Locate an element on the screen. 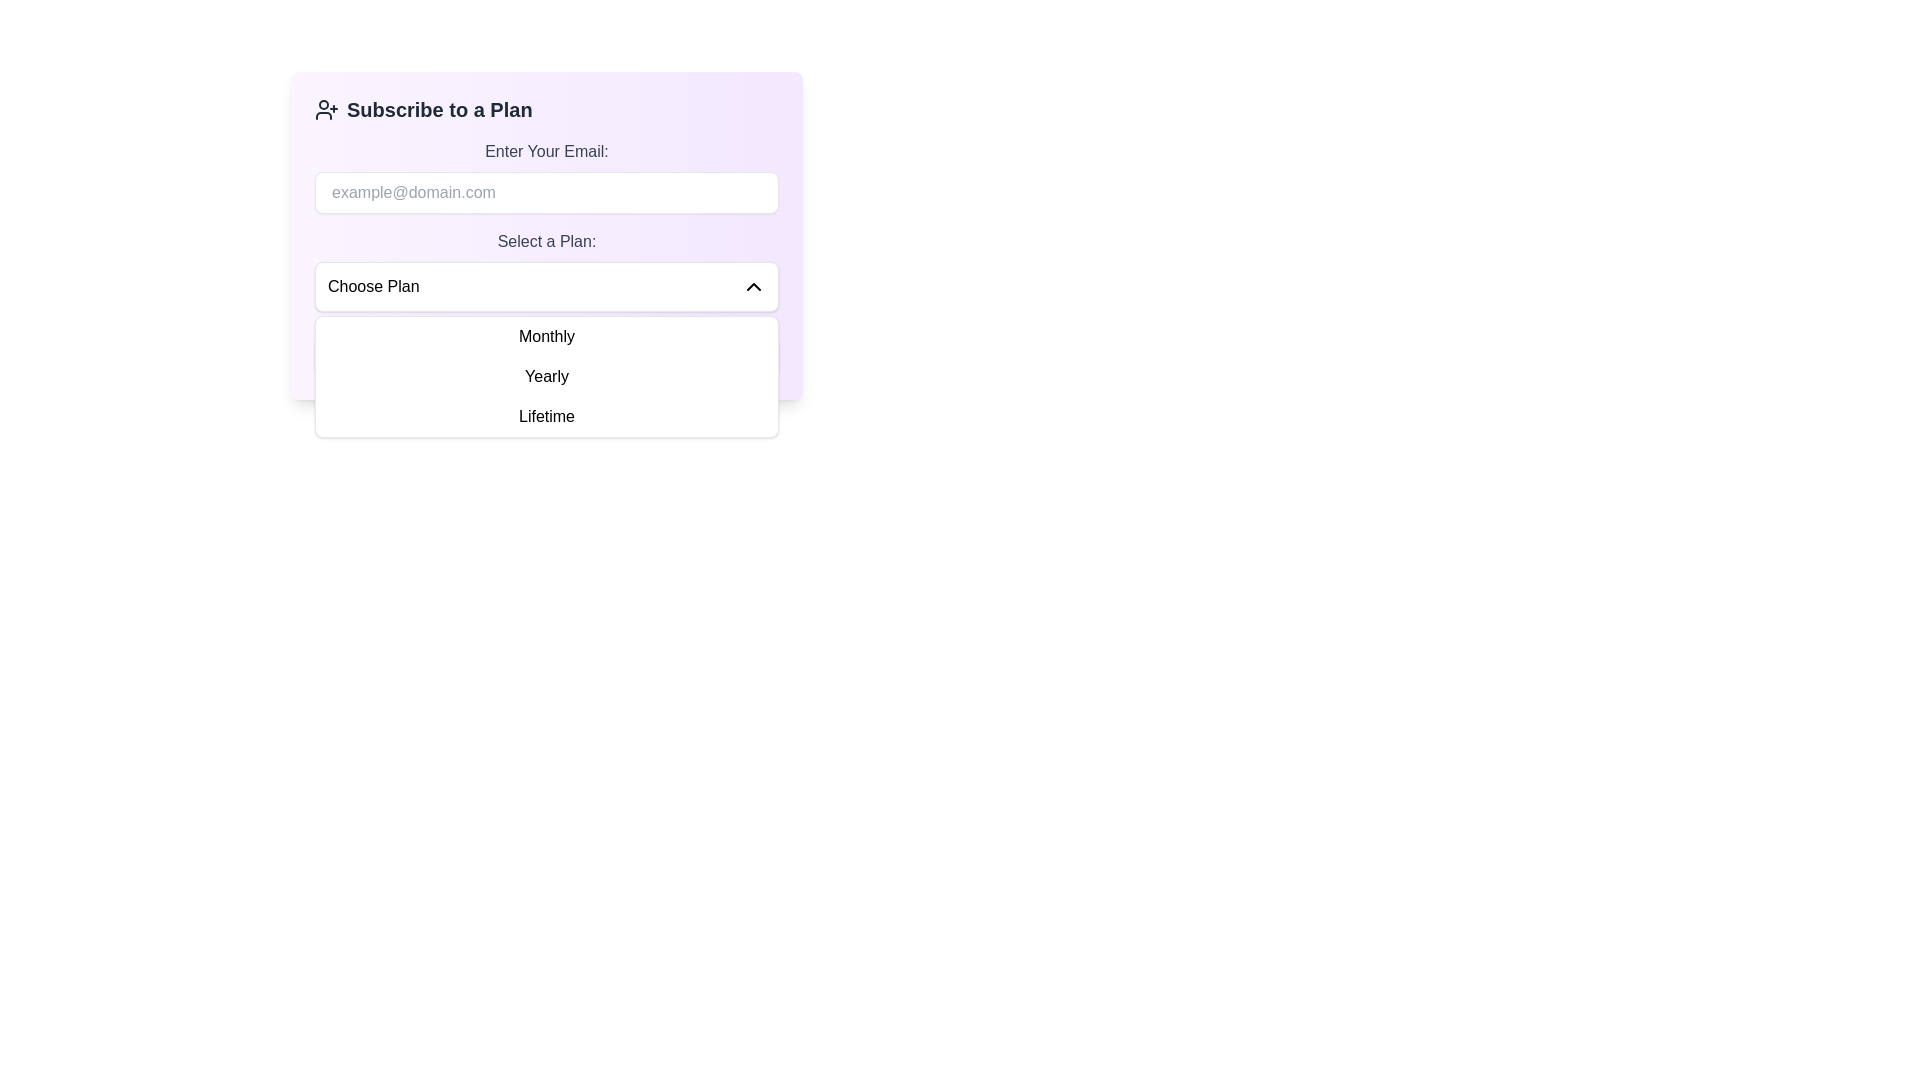 The image size is (1920, 1080). the chevron icon is located at coordinates (752, 286).